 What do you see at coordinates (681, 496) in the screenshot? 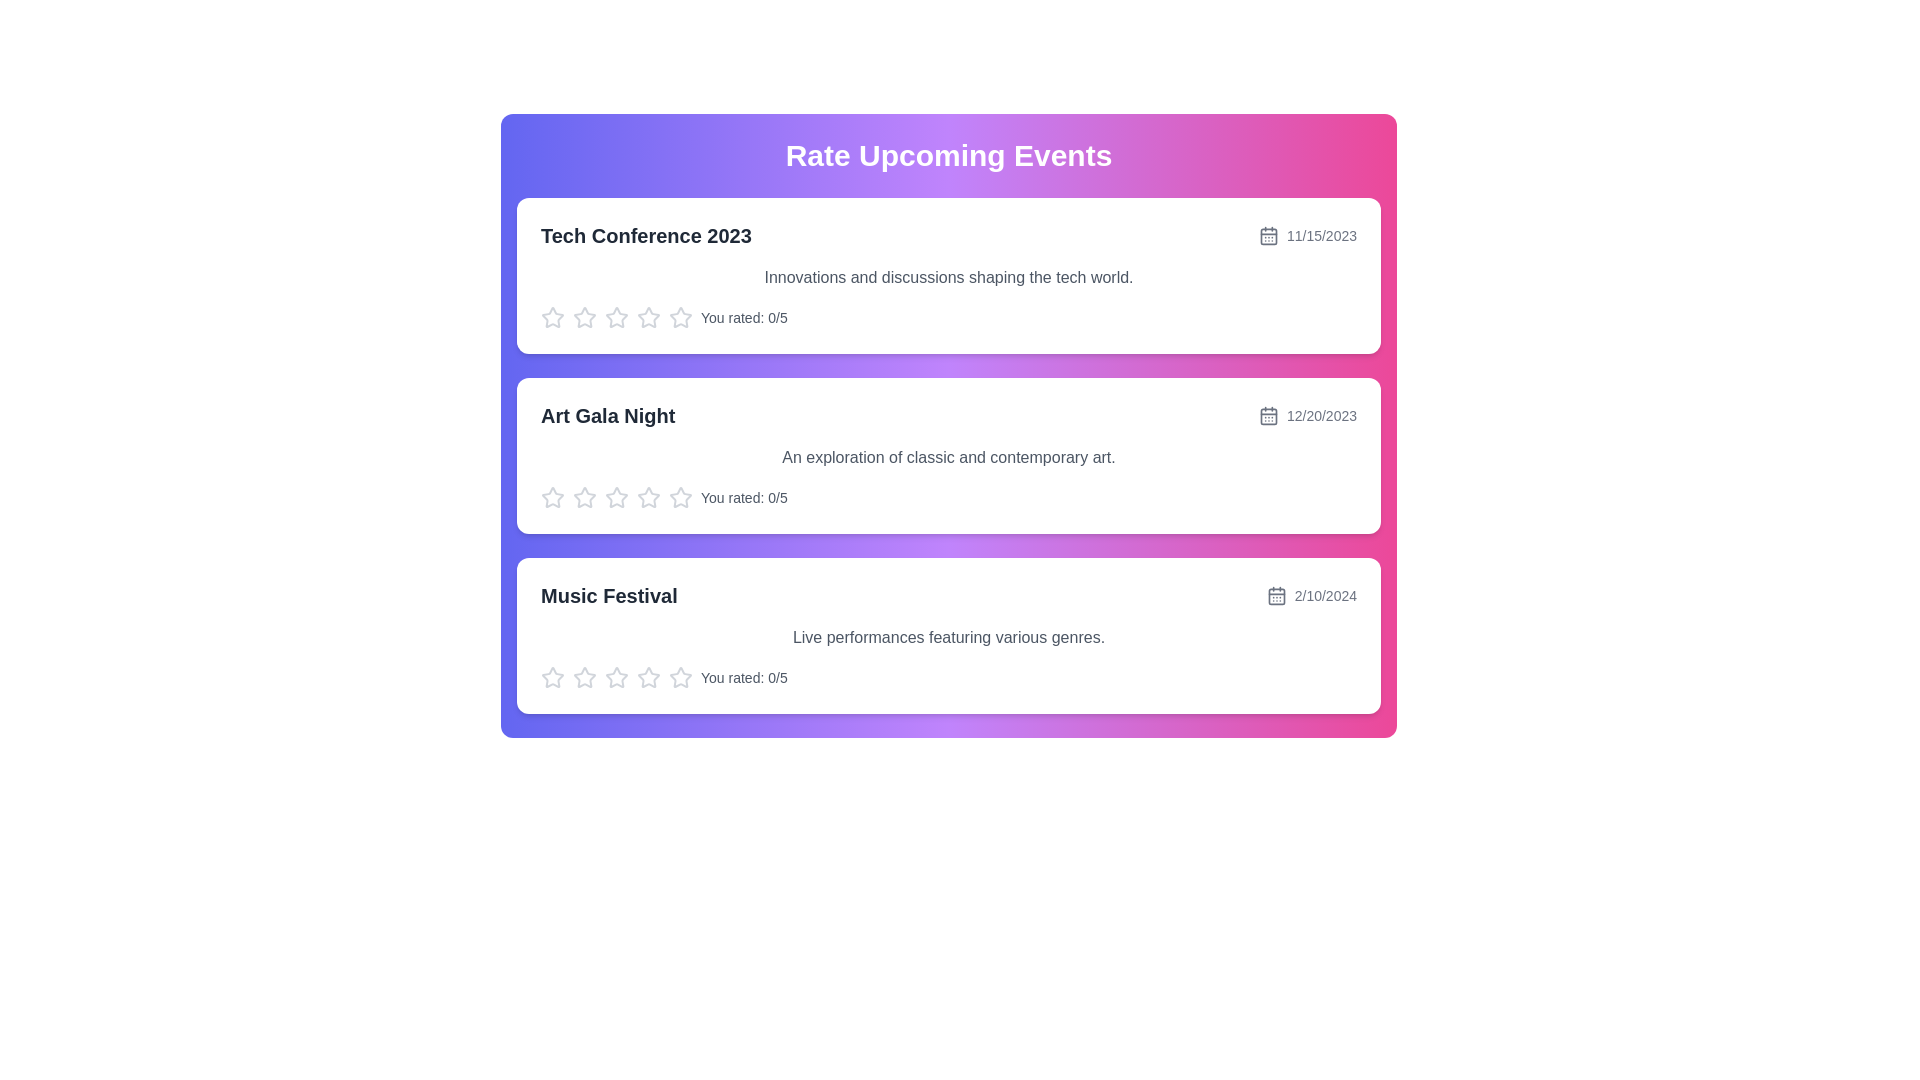
I see `the first star icon in the rating system located under the 'Art Gala Night' event` at bounding box center [681, 496].